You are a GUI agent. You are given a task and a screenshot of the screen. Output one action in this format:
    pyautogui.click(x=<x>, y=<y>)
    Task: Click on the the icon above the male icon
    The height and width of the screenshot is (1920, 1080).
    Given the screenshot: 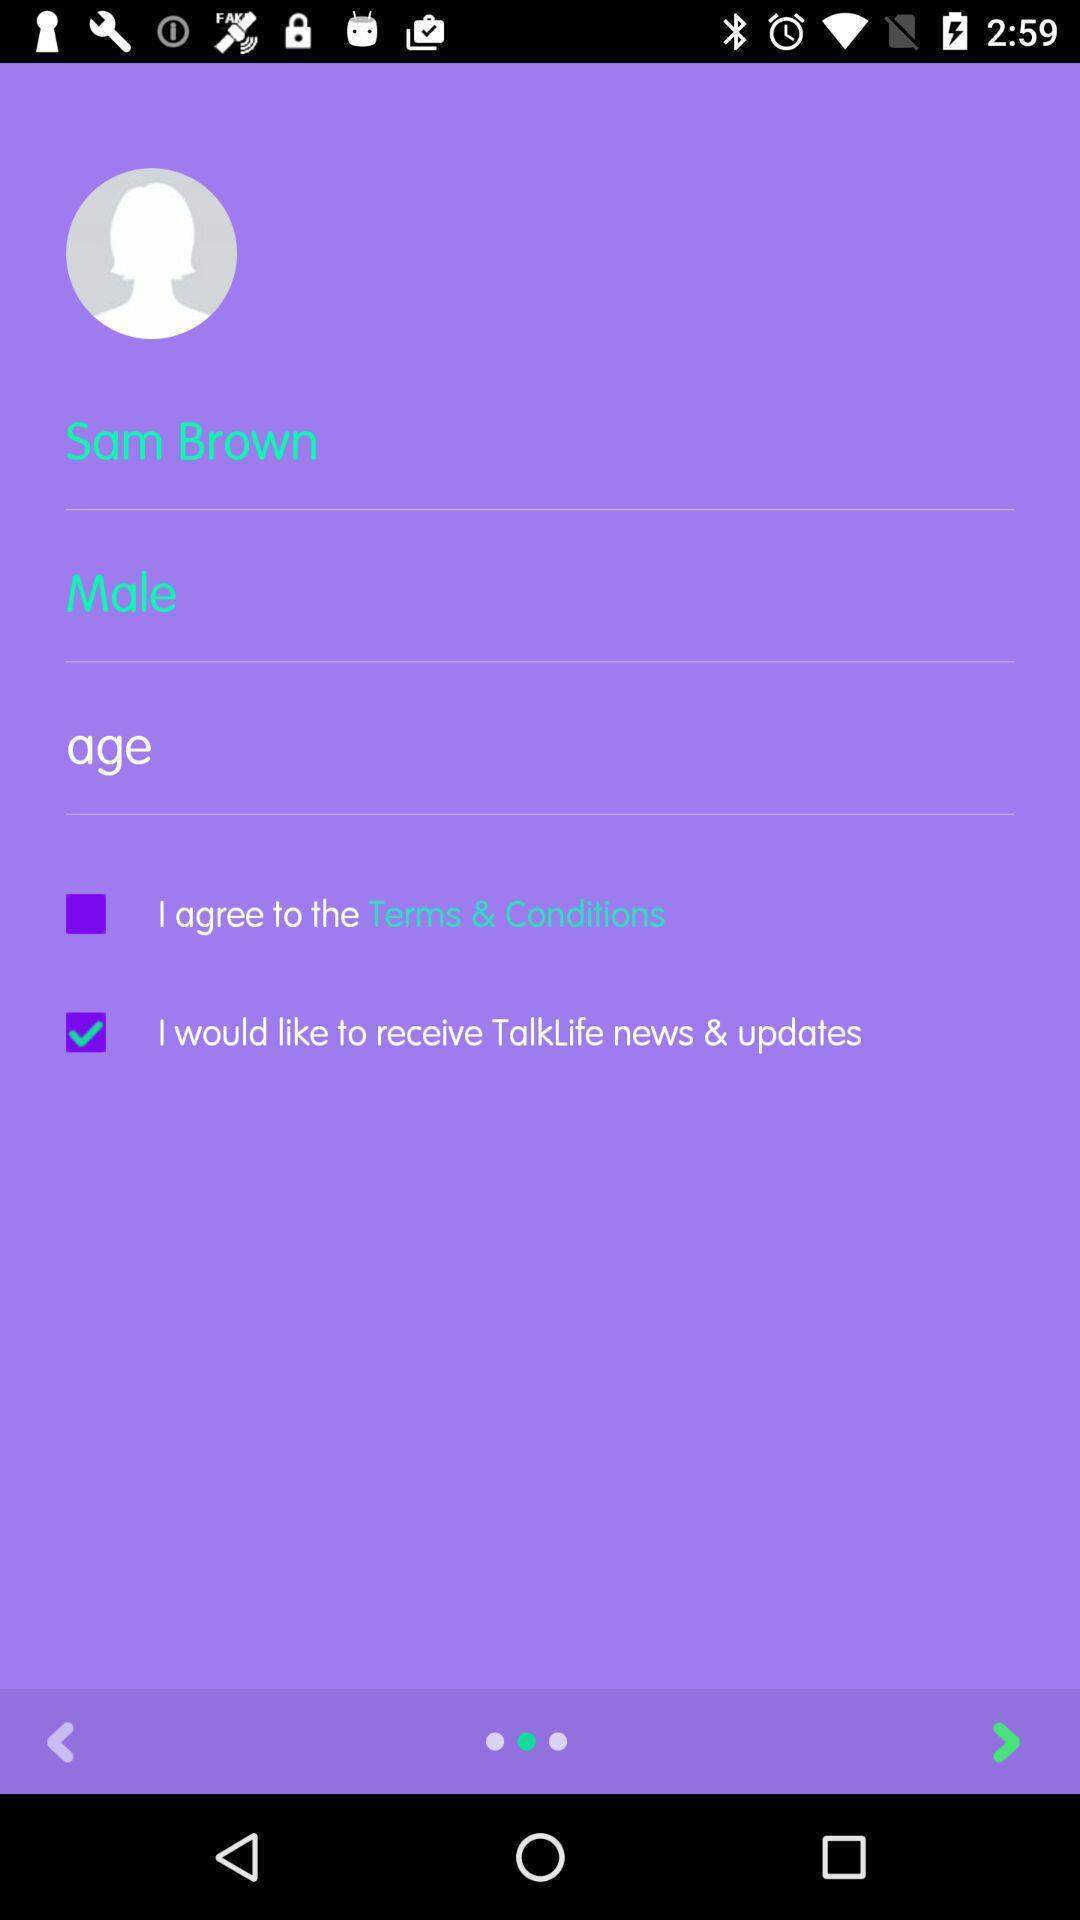 What is the action you would take?
    pyautogui.click(x=540, y=456)
    